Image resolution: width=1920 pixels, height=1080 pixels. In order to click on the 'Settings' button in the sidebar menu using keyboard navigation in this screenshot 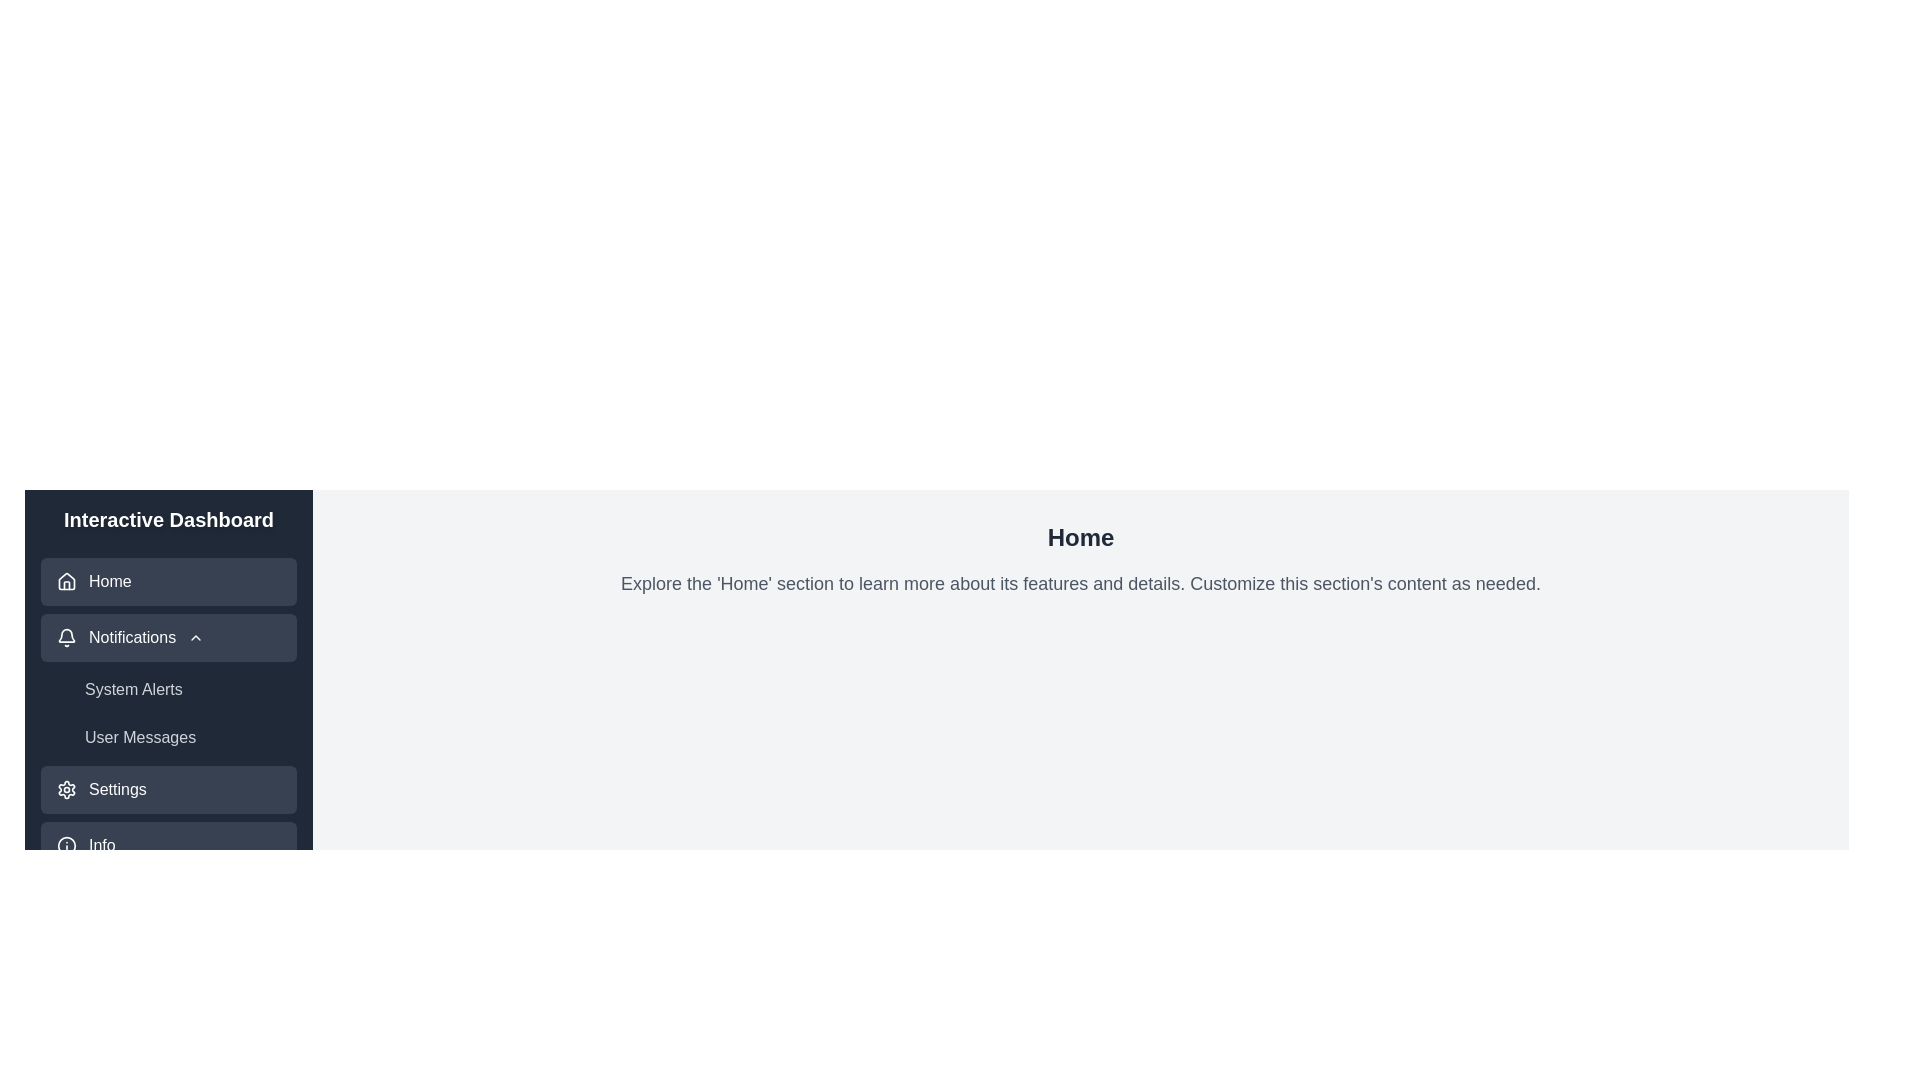, I will do `click(168, 789)`.